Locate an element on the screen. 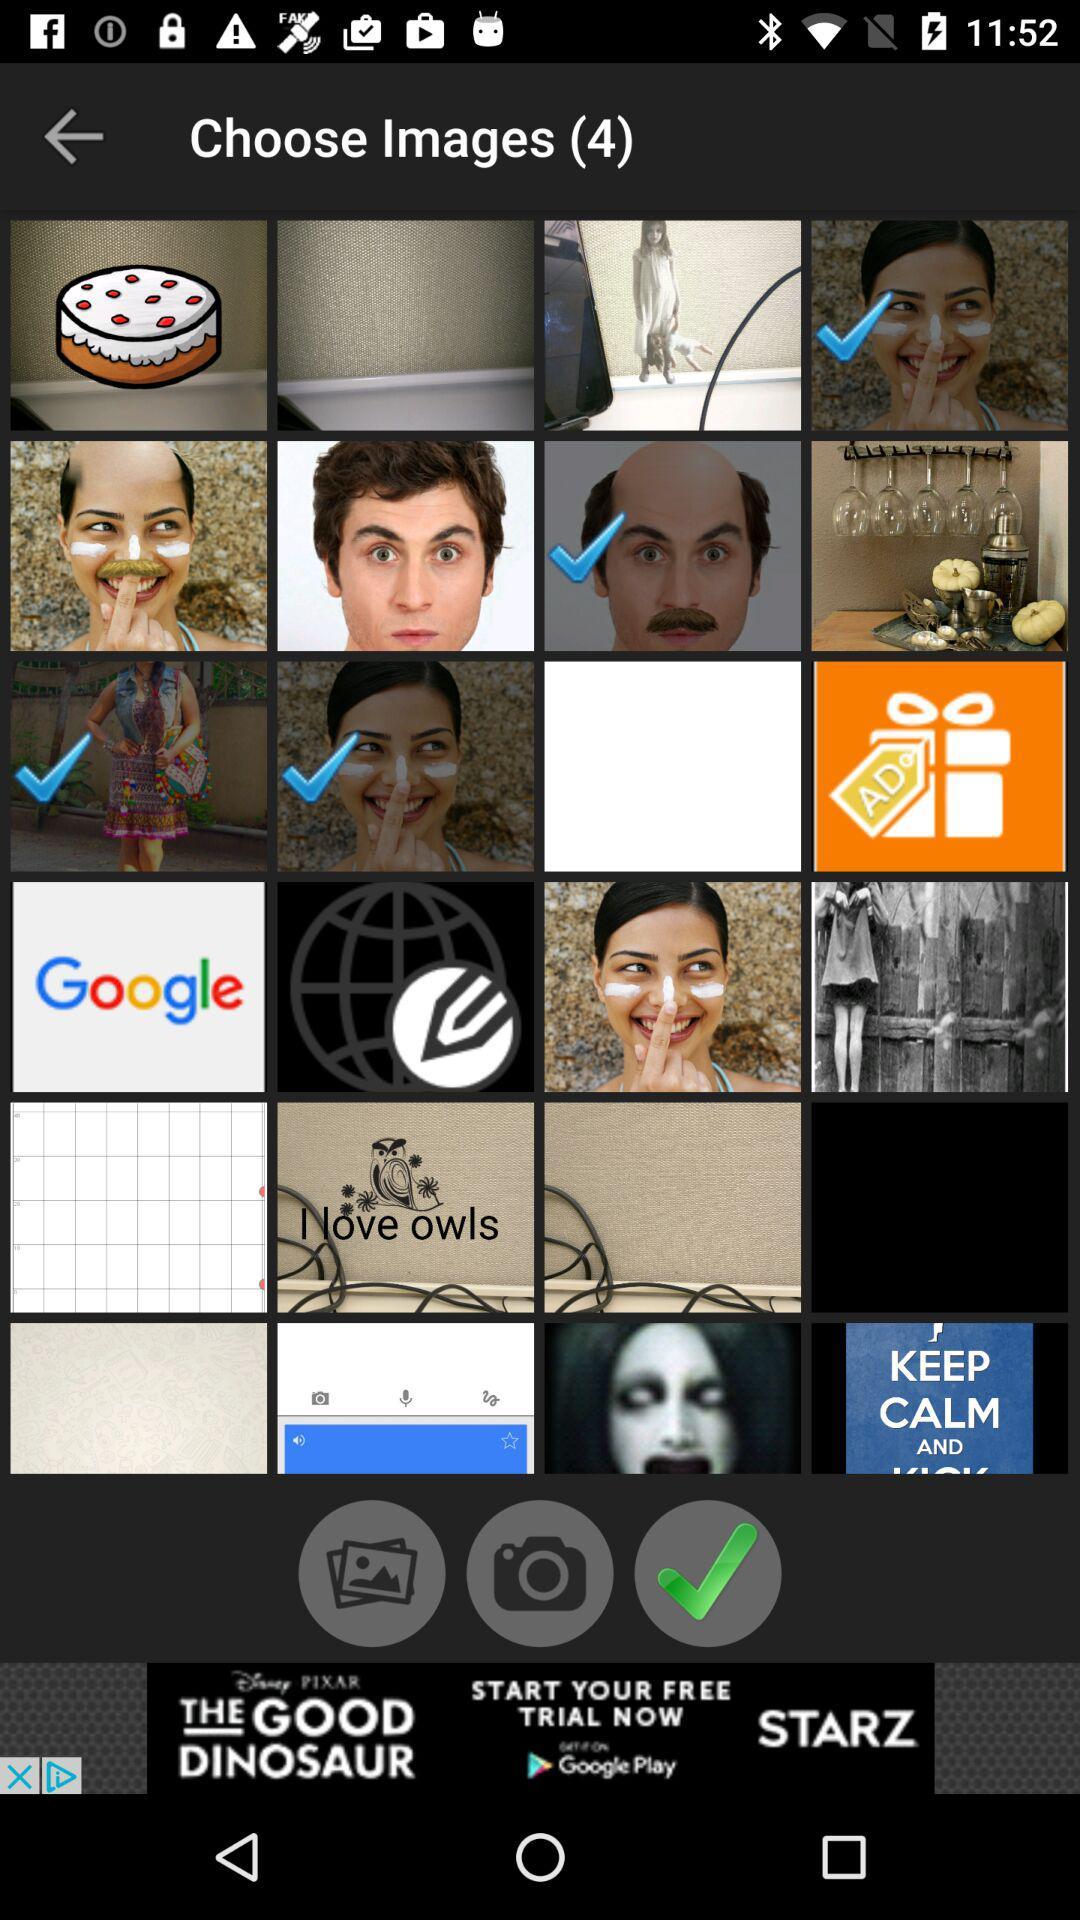  open profile is located at coordinates (405, 1206).